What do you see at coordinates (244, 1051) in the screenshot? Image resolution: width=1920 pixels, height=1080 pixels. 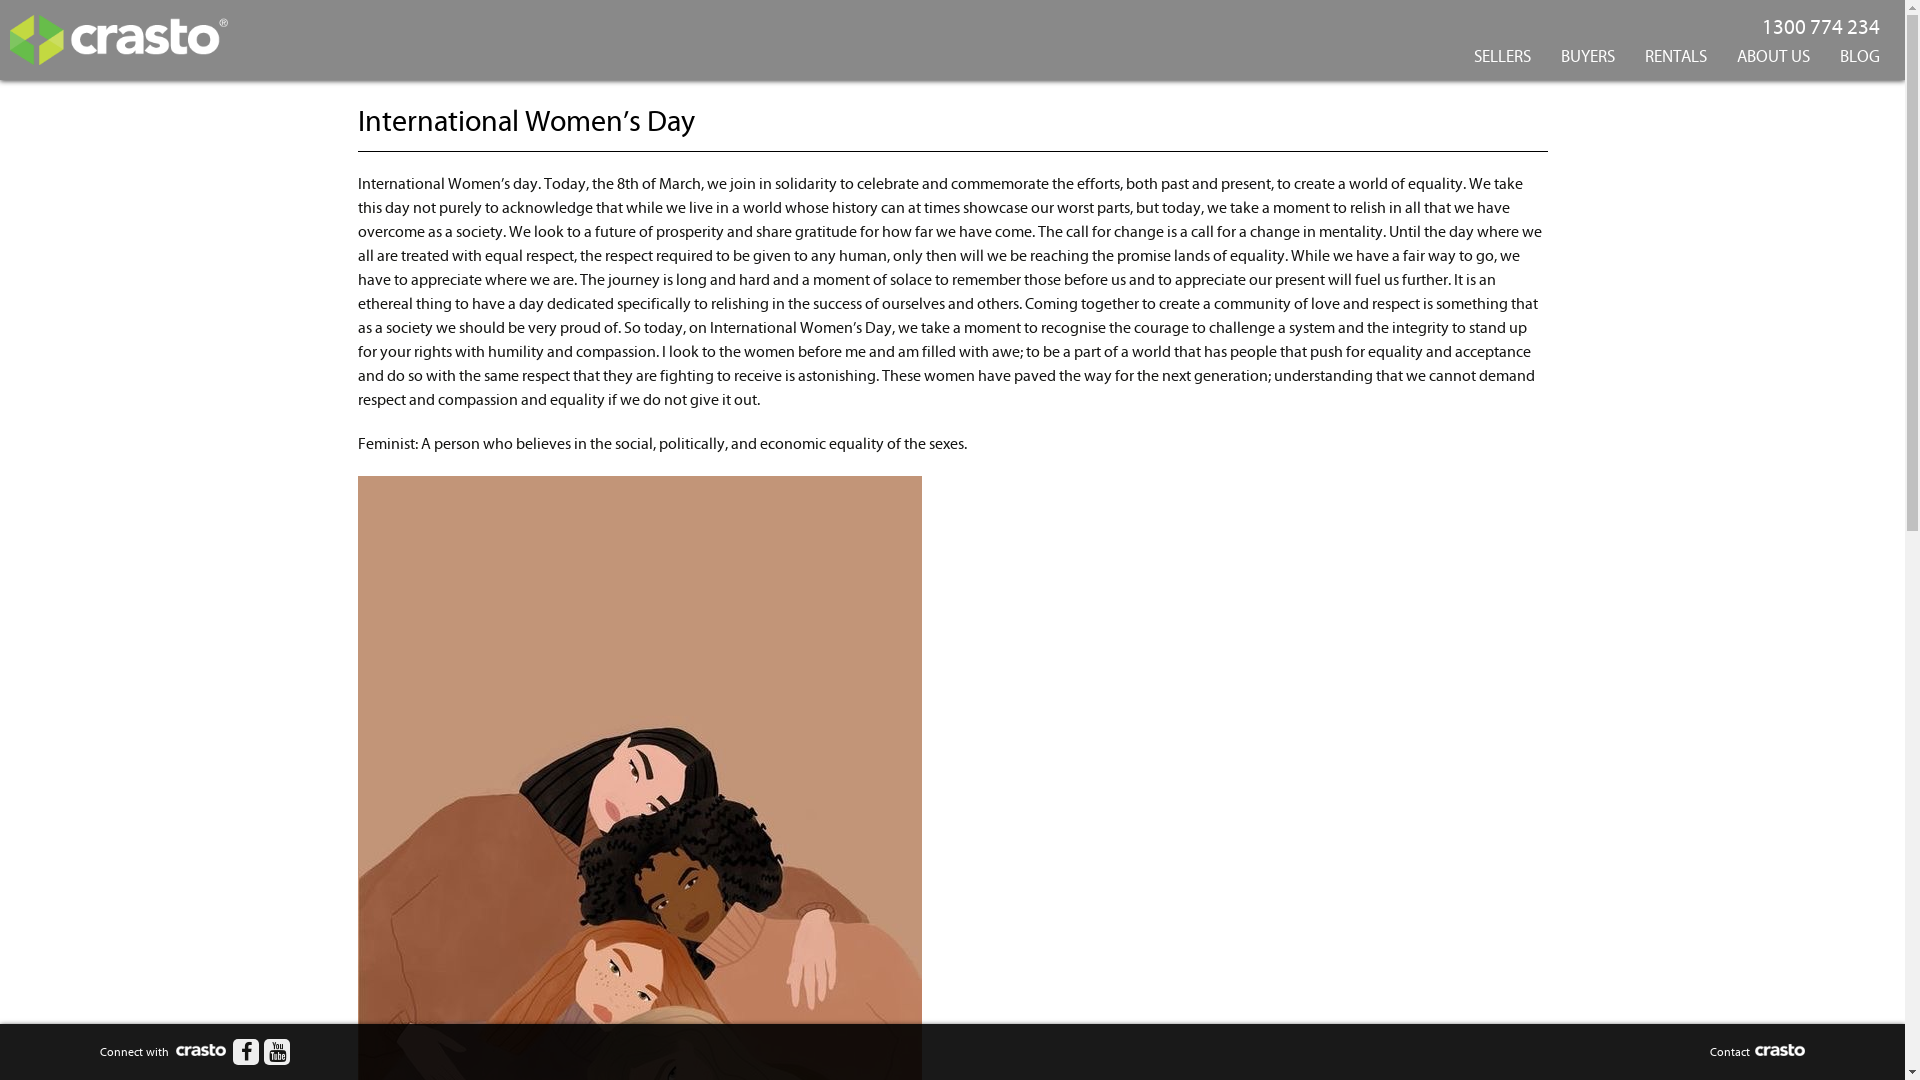 I see `'facebook'` at bounding box center [244, 1051].